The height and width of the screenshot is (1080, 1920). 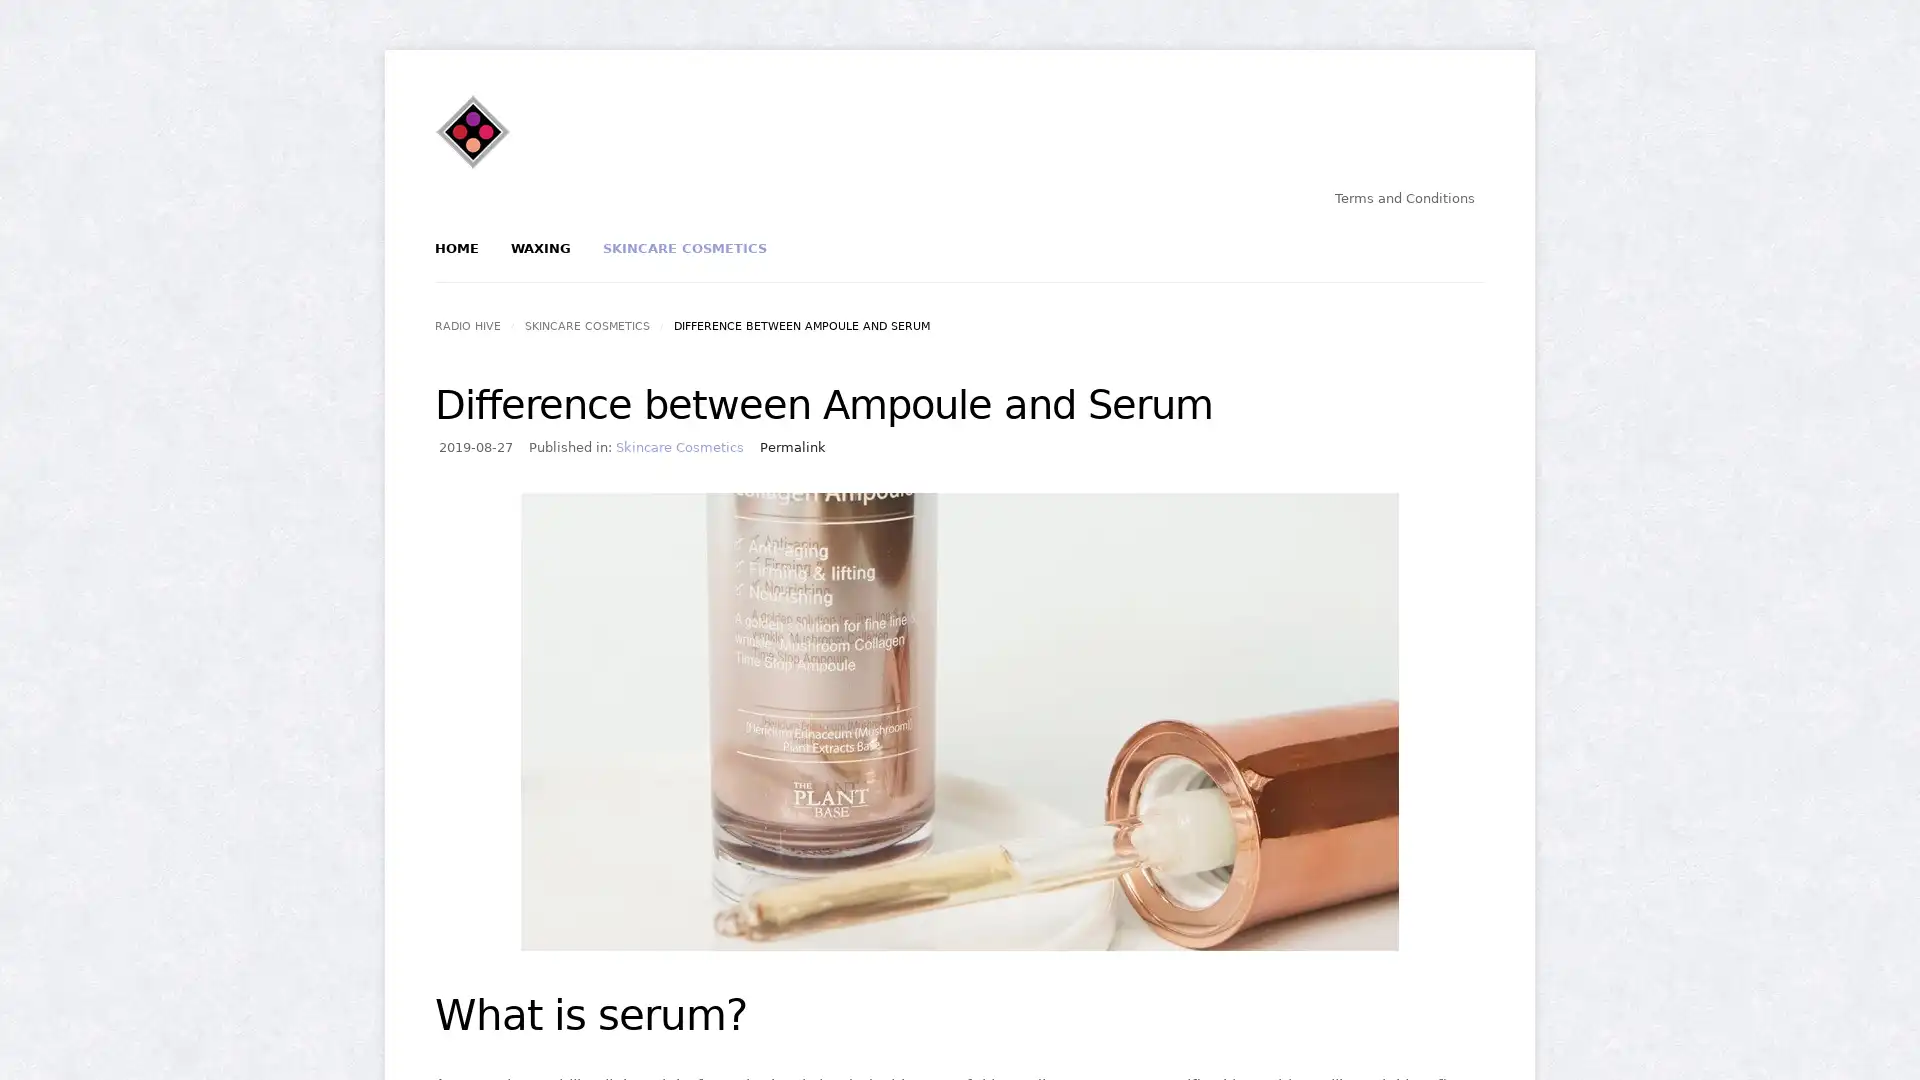 What do you see at coordinates (889, 337) in the screenshot?
I see `Log In` at bounding box center [889, 337].